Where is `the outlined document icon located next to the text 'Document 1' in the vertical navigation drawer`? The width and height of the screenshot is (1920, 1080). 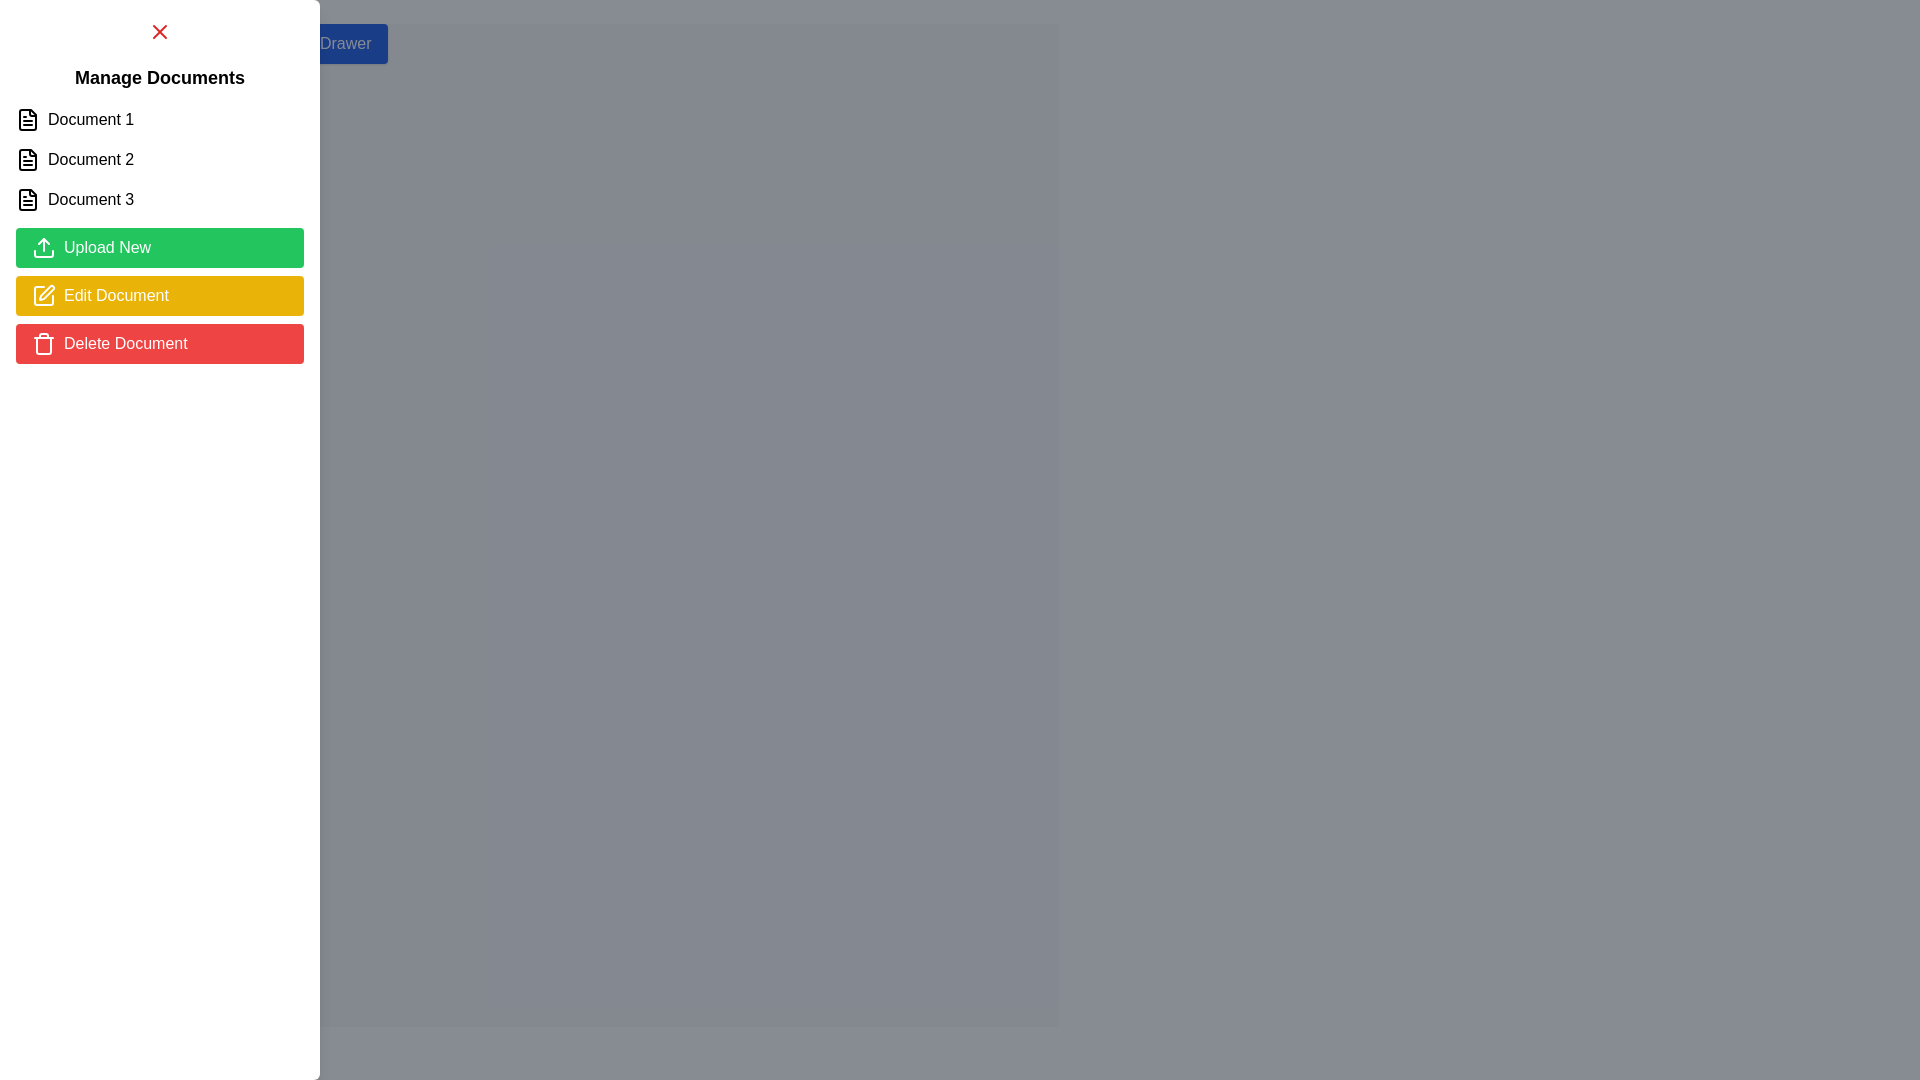 the outlined document icon located next to the text 'Document 1' in the vertical navigation drawer is located at coordinates (28, 119).